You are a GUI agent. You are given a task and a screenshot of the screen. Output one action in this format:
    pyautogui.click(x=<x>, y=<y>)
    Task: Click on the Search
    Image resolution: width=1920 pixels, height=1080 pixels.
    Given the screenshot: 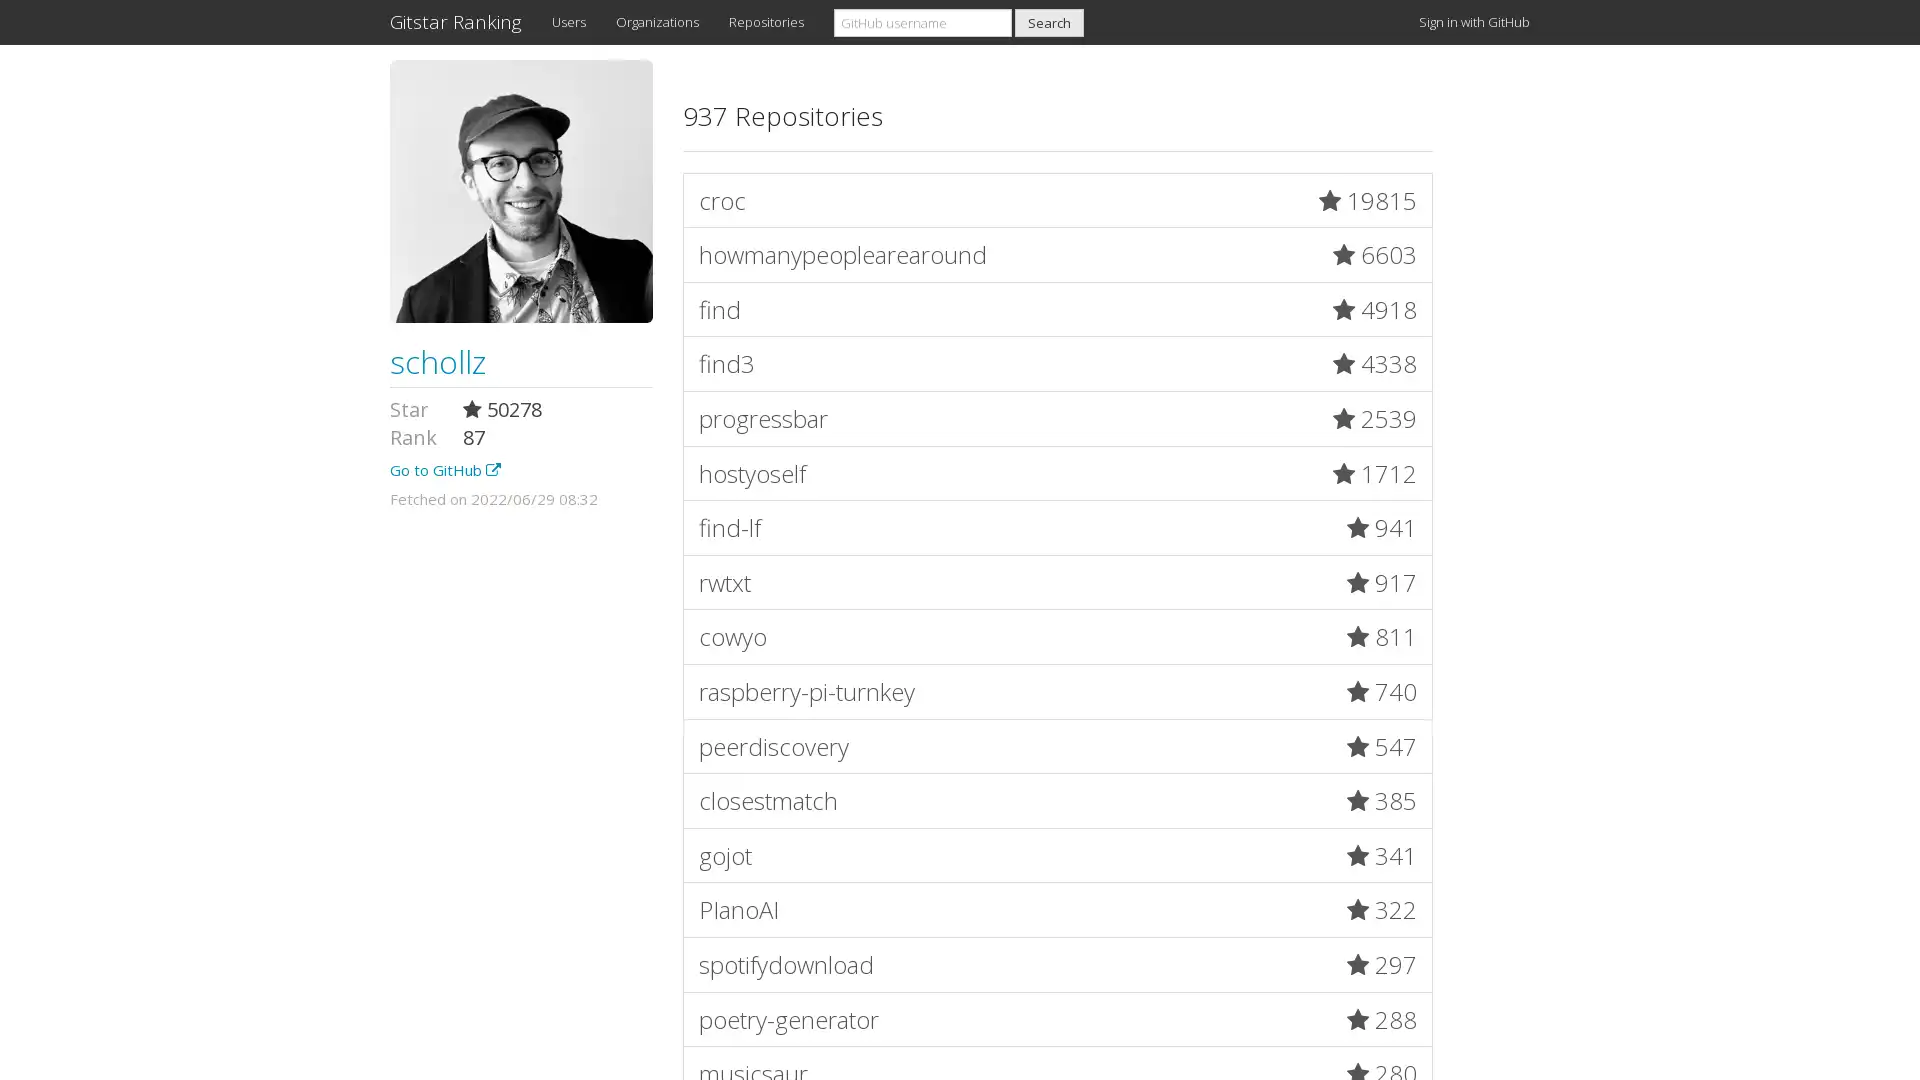 What is the action you would take?
    pyautogui.click(x=1048, y=23)
    